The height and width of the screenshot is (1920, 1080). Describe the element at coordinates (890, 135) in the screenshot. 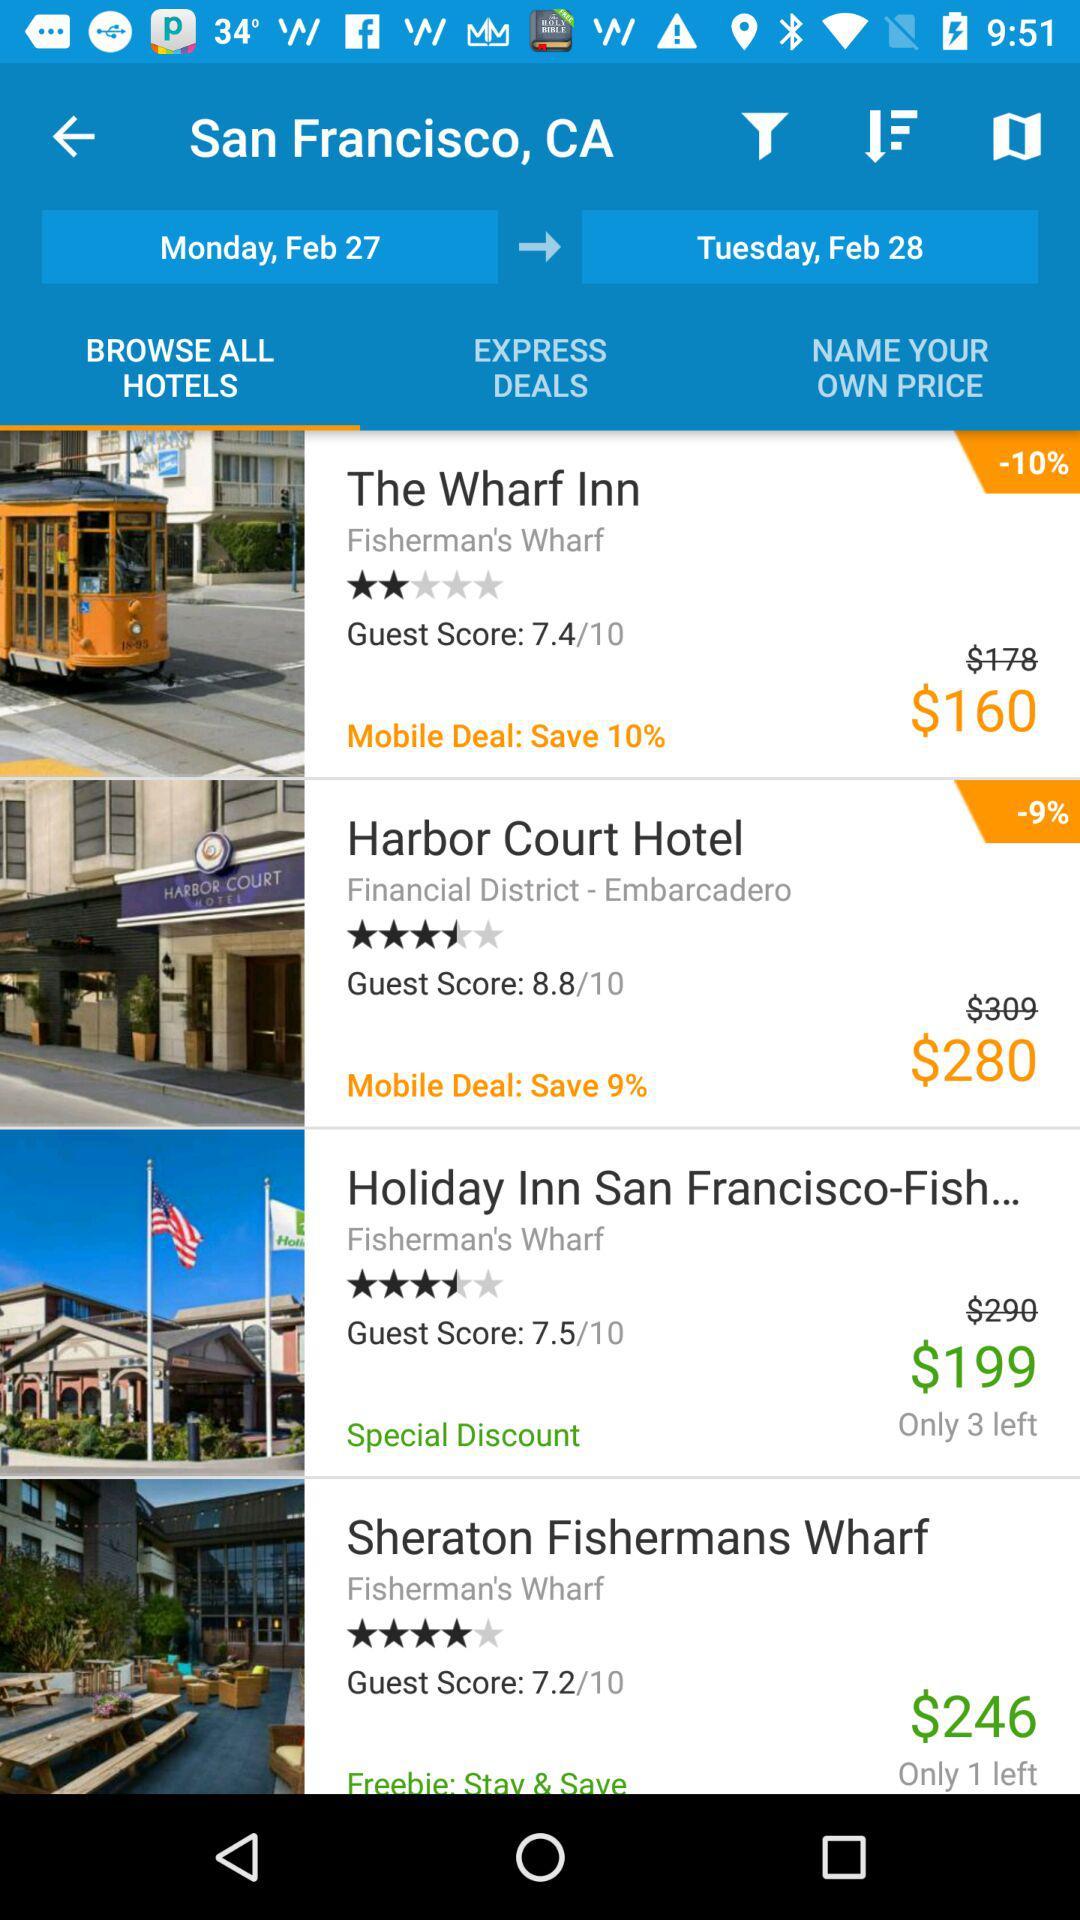

I see `the icon above tuesday, feb 28 item` at that location.